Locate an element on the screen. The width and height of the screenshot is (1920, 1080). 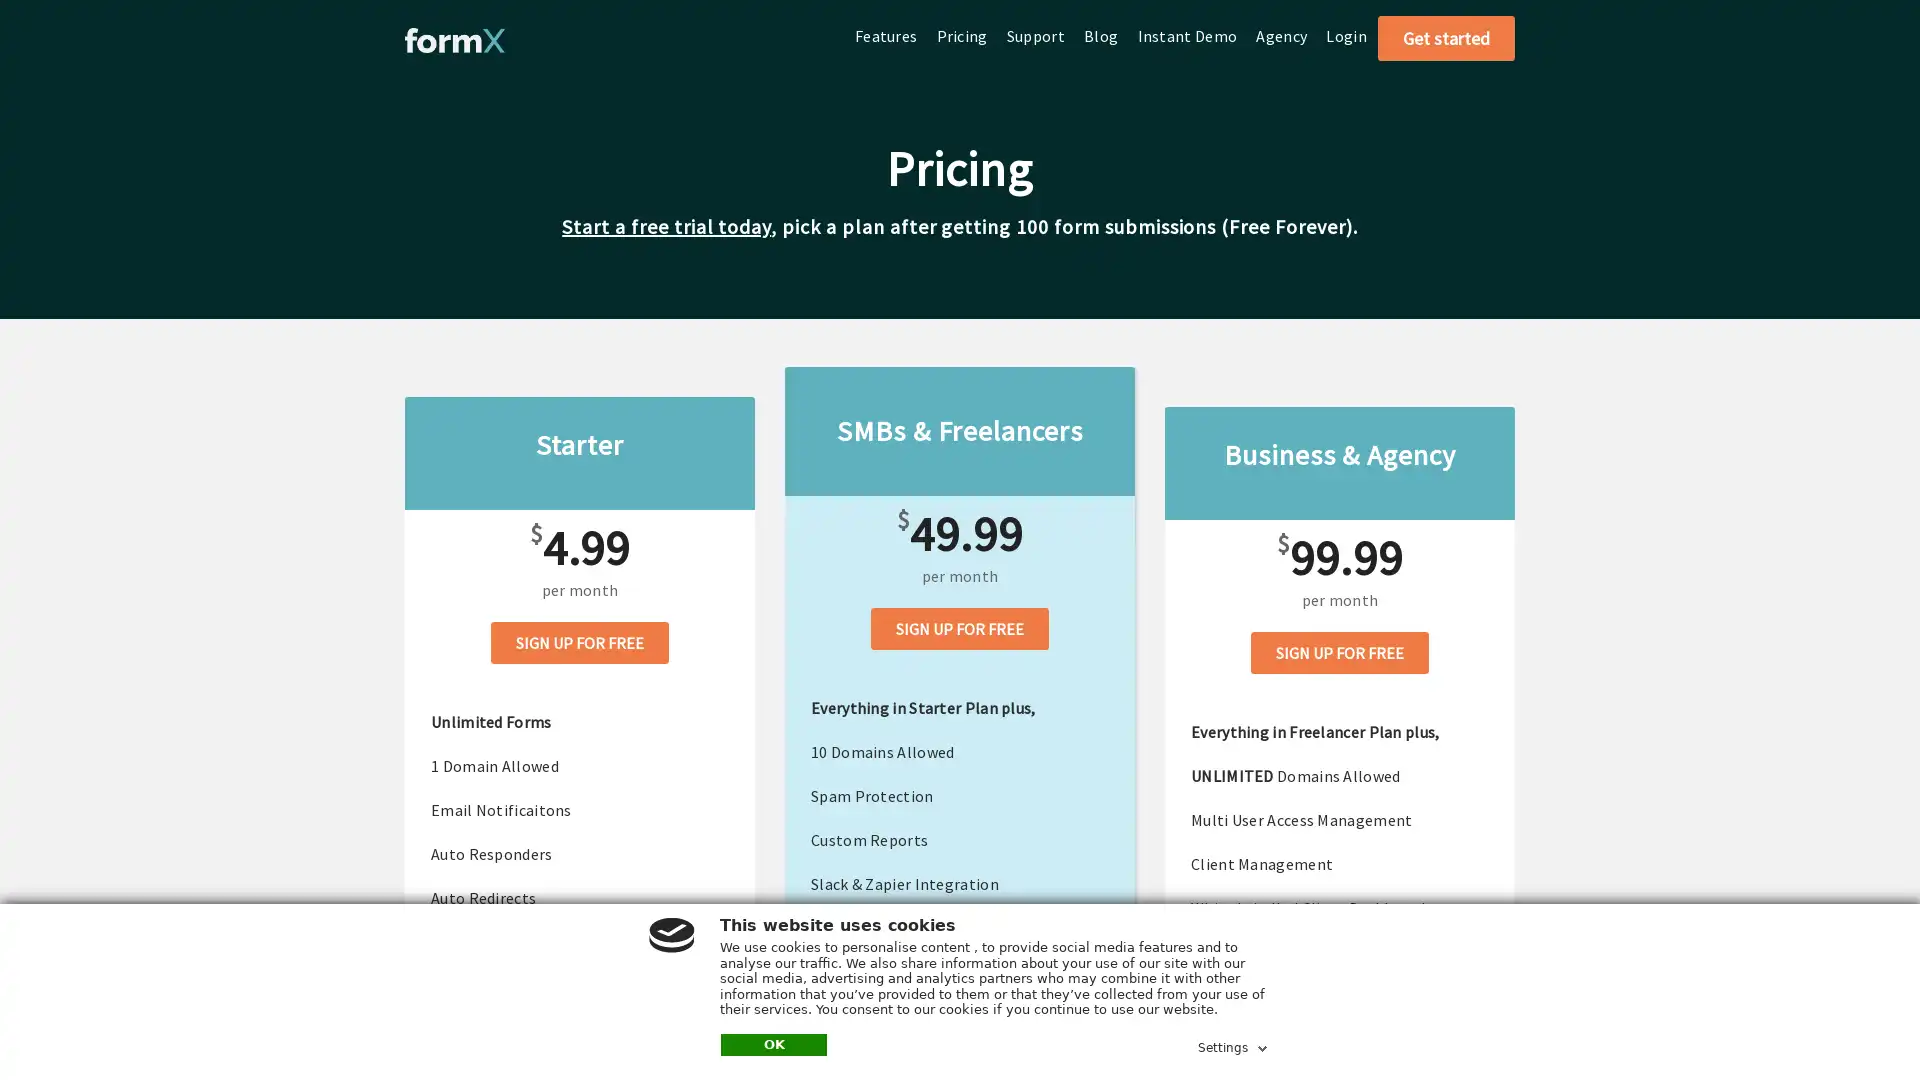
SIGN UP FOR FREE is located at coordinates (1339, 651).